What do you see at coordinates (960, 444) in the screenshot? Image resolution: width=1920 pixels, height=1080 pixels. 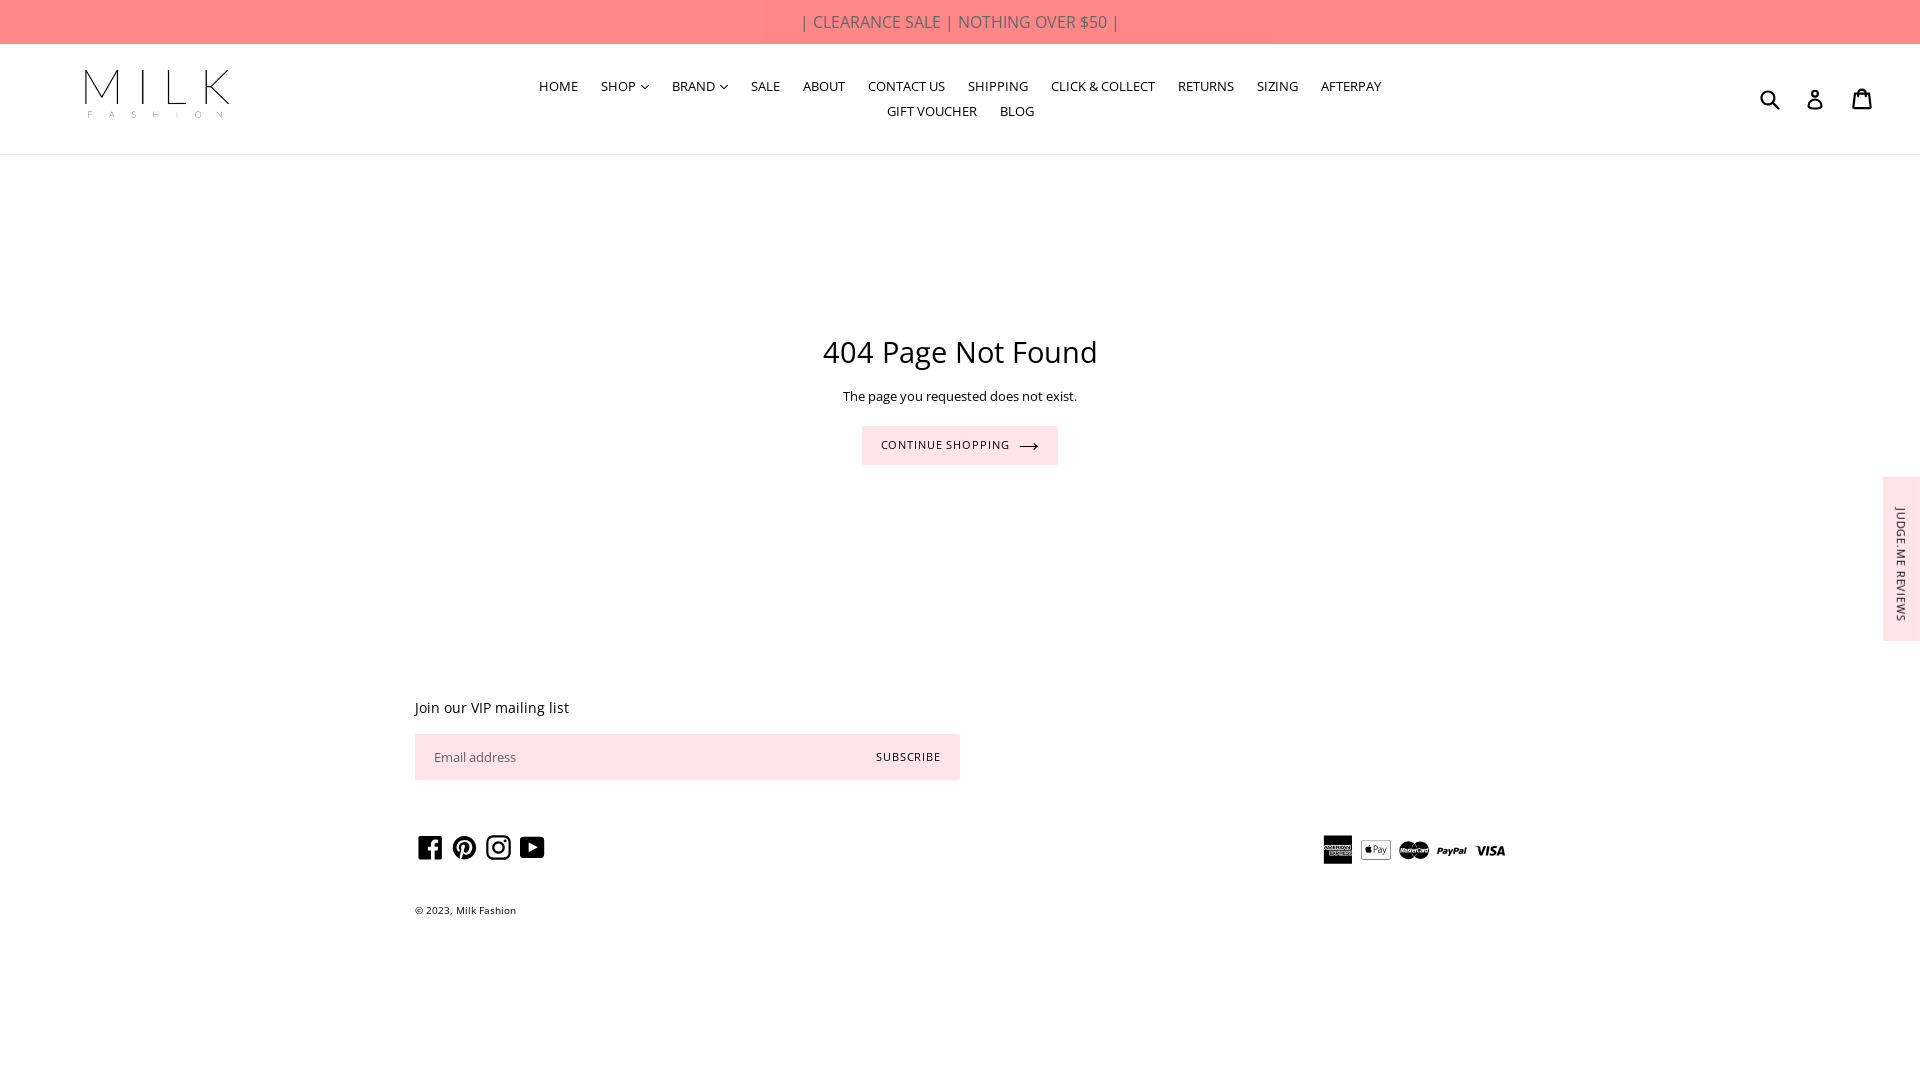 I see `'CONTINUE SHOPPING'` at bounding box center [960, 444].